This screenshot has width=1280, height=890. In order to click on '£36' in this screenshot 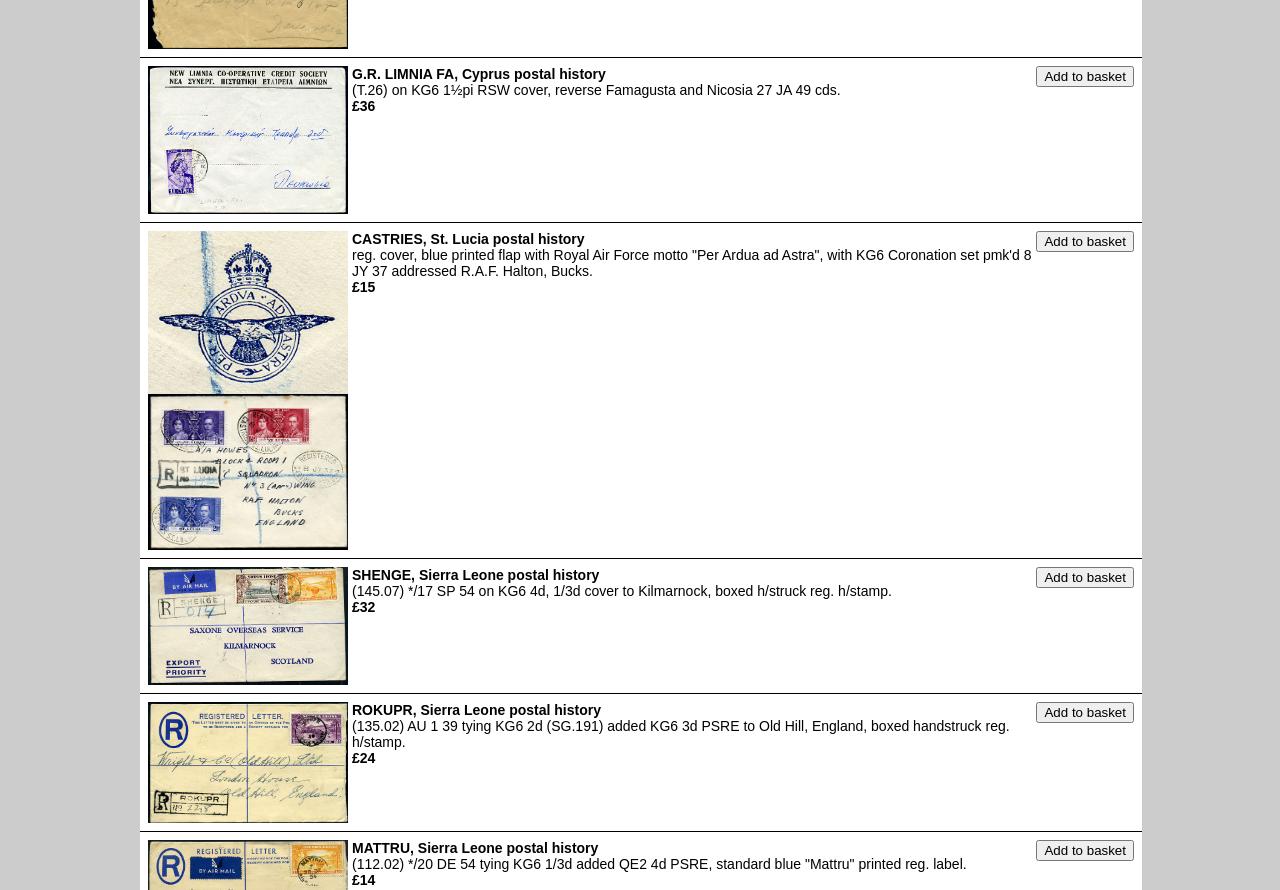, I will do `click(363, 104)`.